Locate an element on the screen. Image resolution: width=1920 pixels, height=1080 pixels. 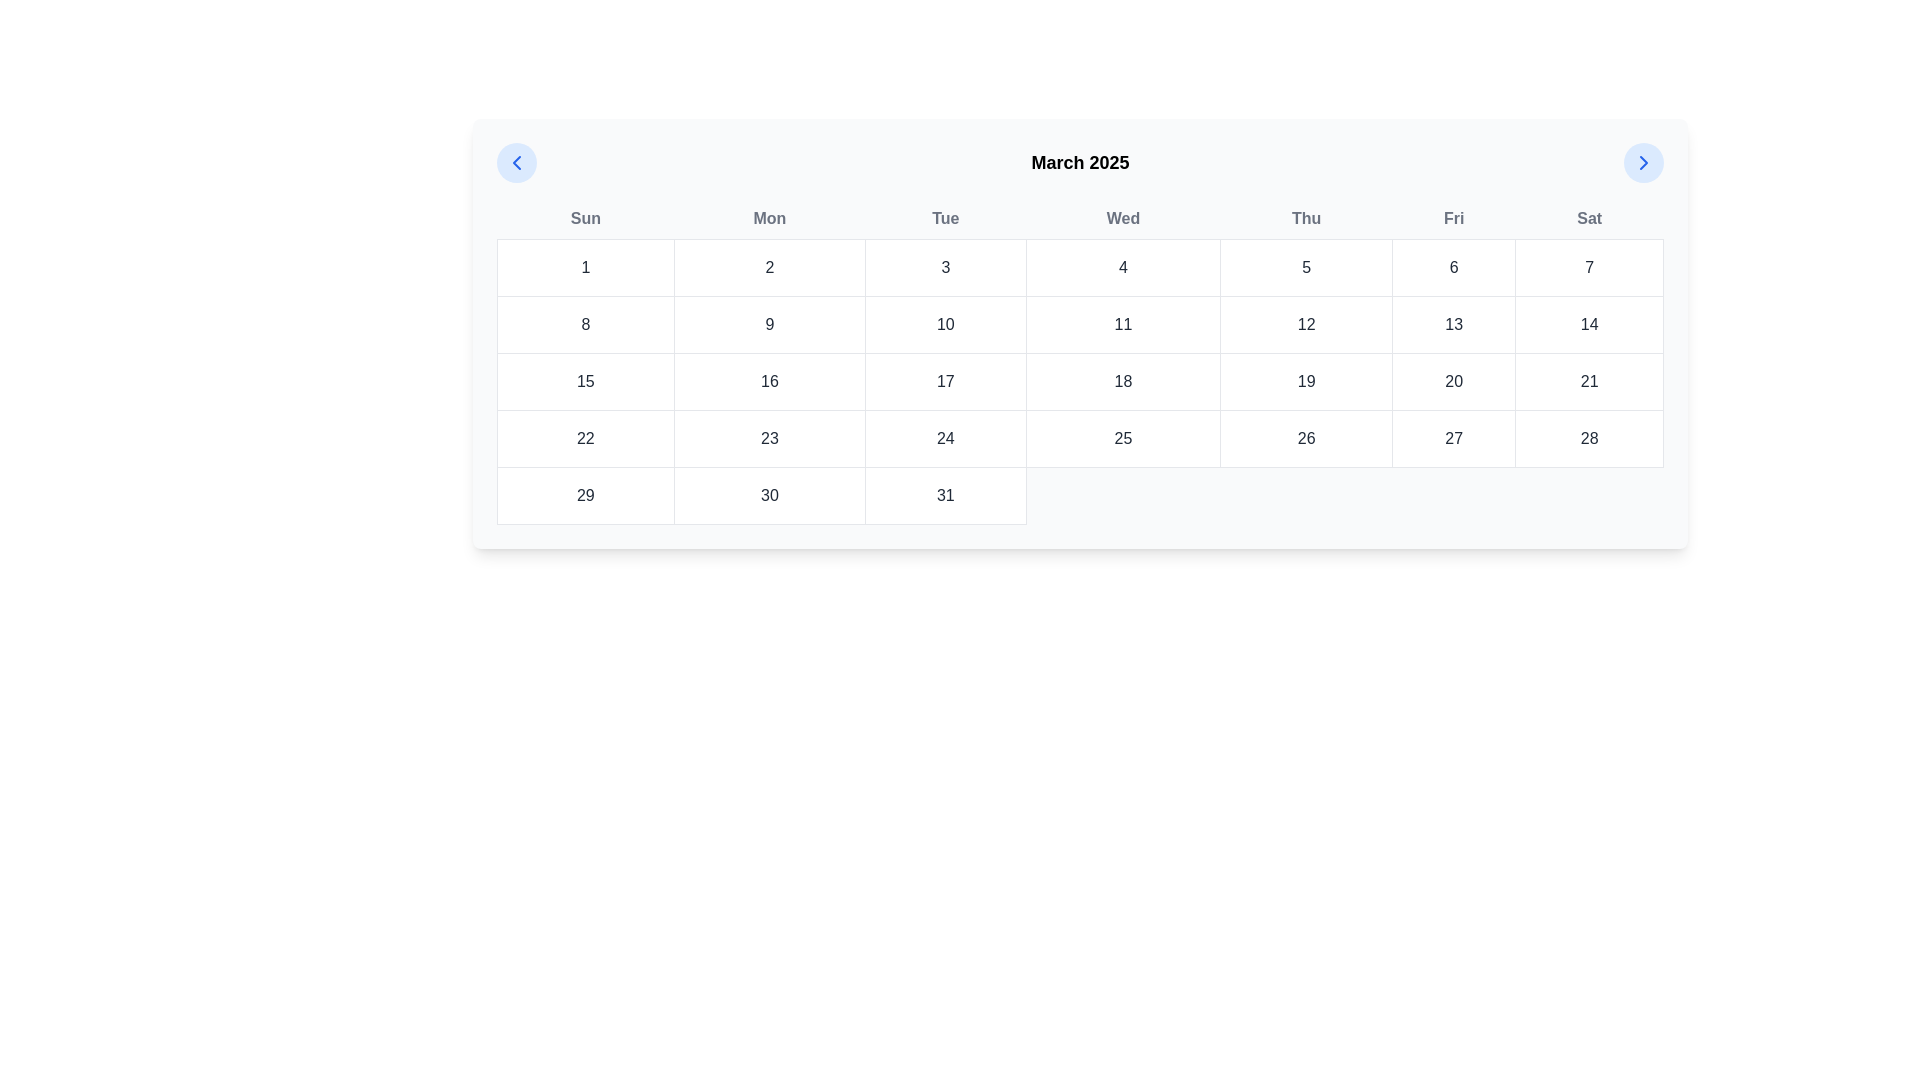
the Text Label representing 'Monday', which is the second item in the calendar week header, located between 'Sun' and 'Tue' is located at coordinates (768, 219).